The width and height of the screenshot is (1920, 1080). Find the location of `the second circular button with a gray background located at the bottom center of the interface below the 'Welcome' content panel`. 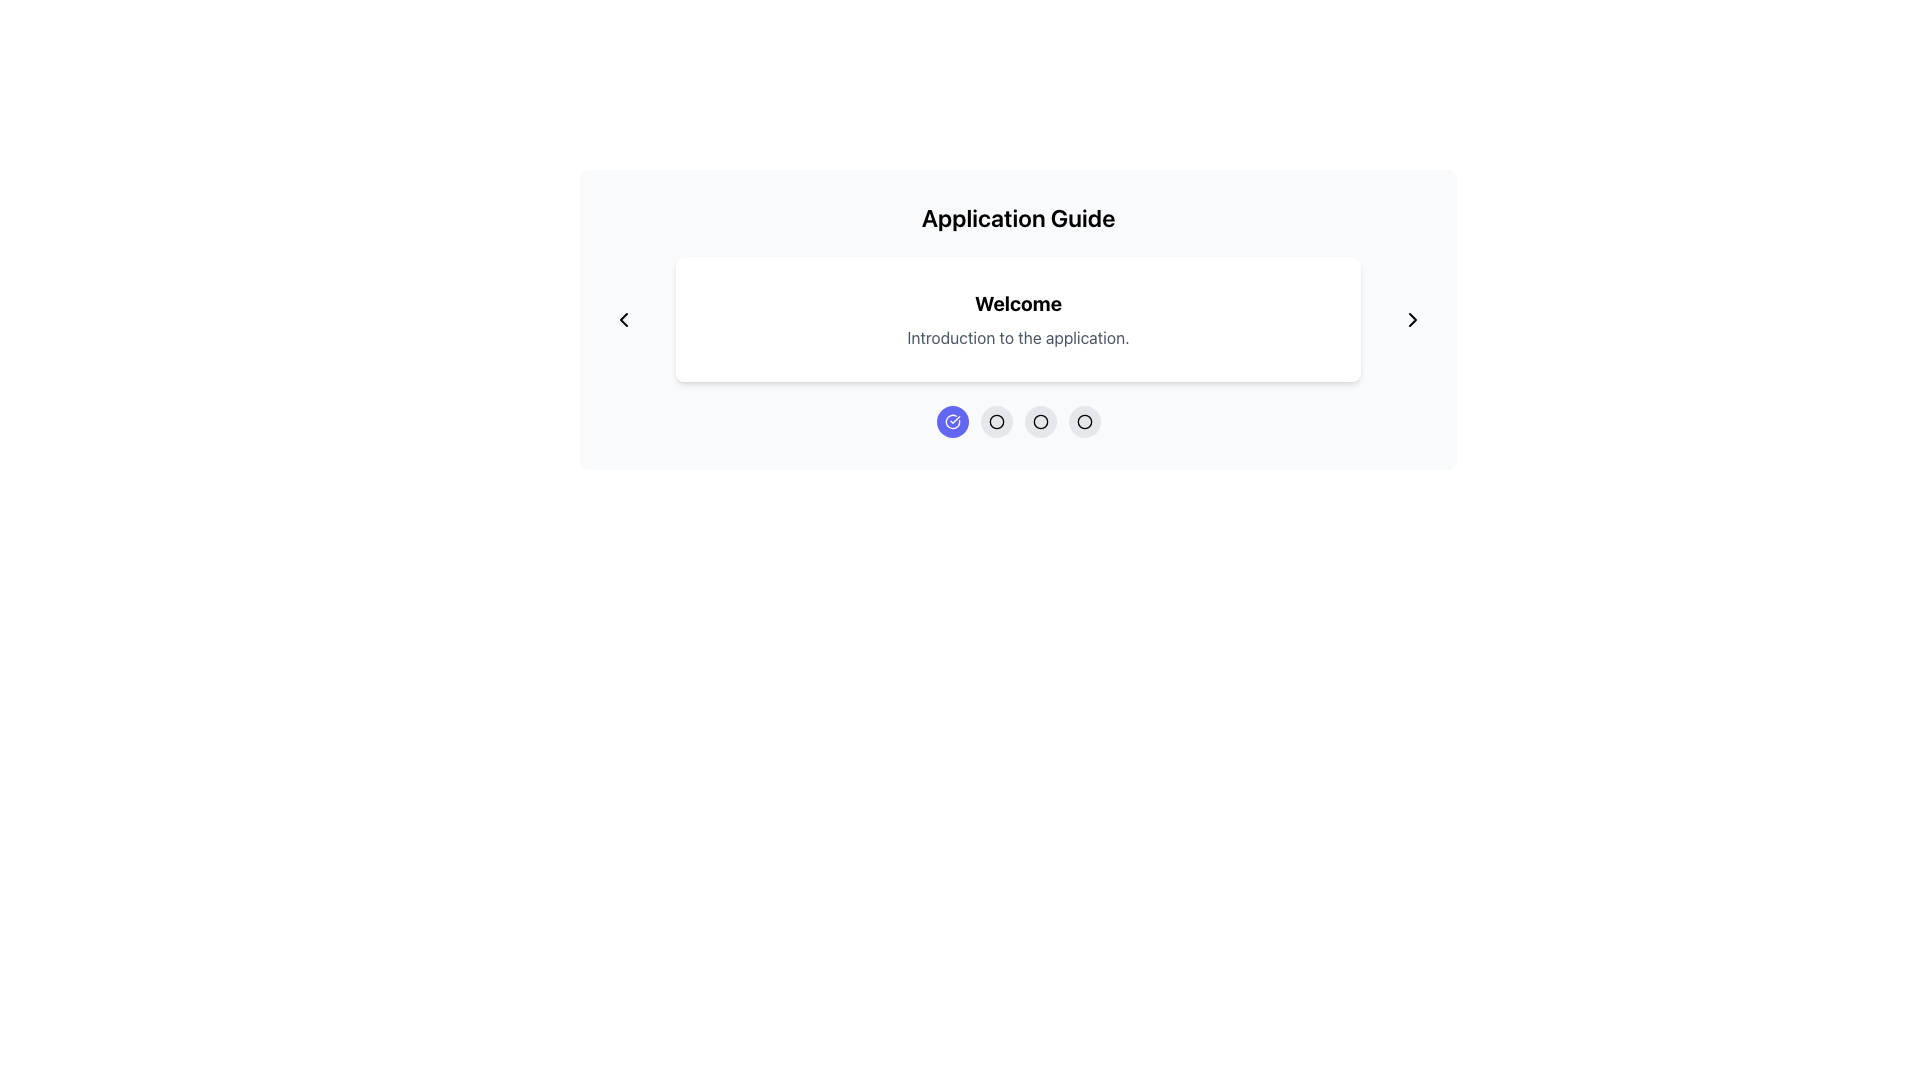

the second circular button with a gray background located at the bottom center of the interface below the 'Welcome' content panel is located at coordinates (996, 420).